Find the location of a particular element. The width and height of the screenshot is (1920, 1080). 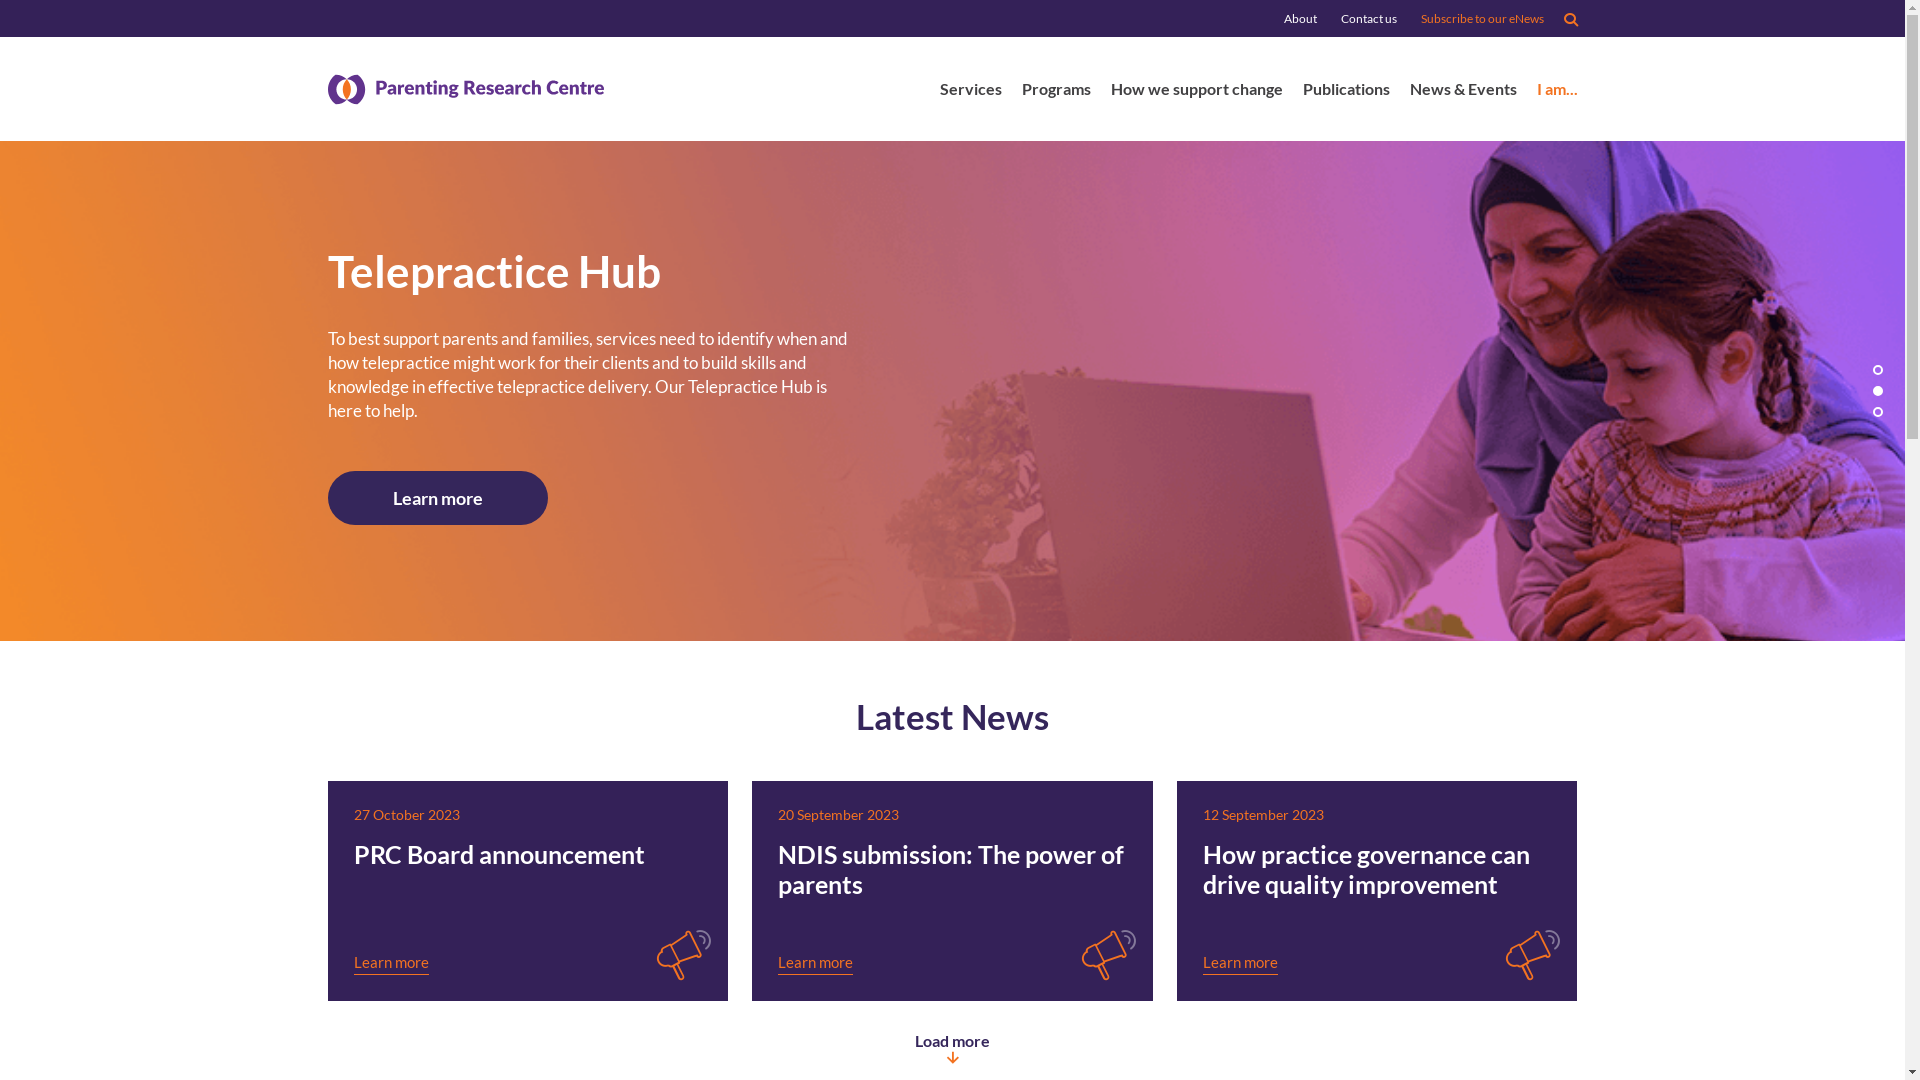

'Programs' is located at coordinates (1055, 91).